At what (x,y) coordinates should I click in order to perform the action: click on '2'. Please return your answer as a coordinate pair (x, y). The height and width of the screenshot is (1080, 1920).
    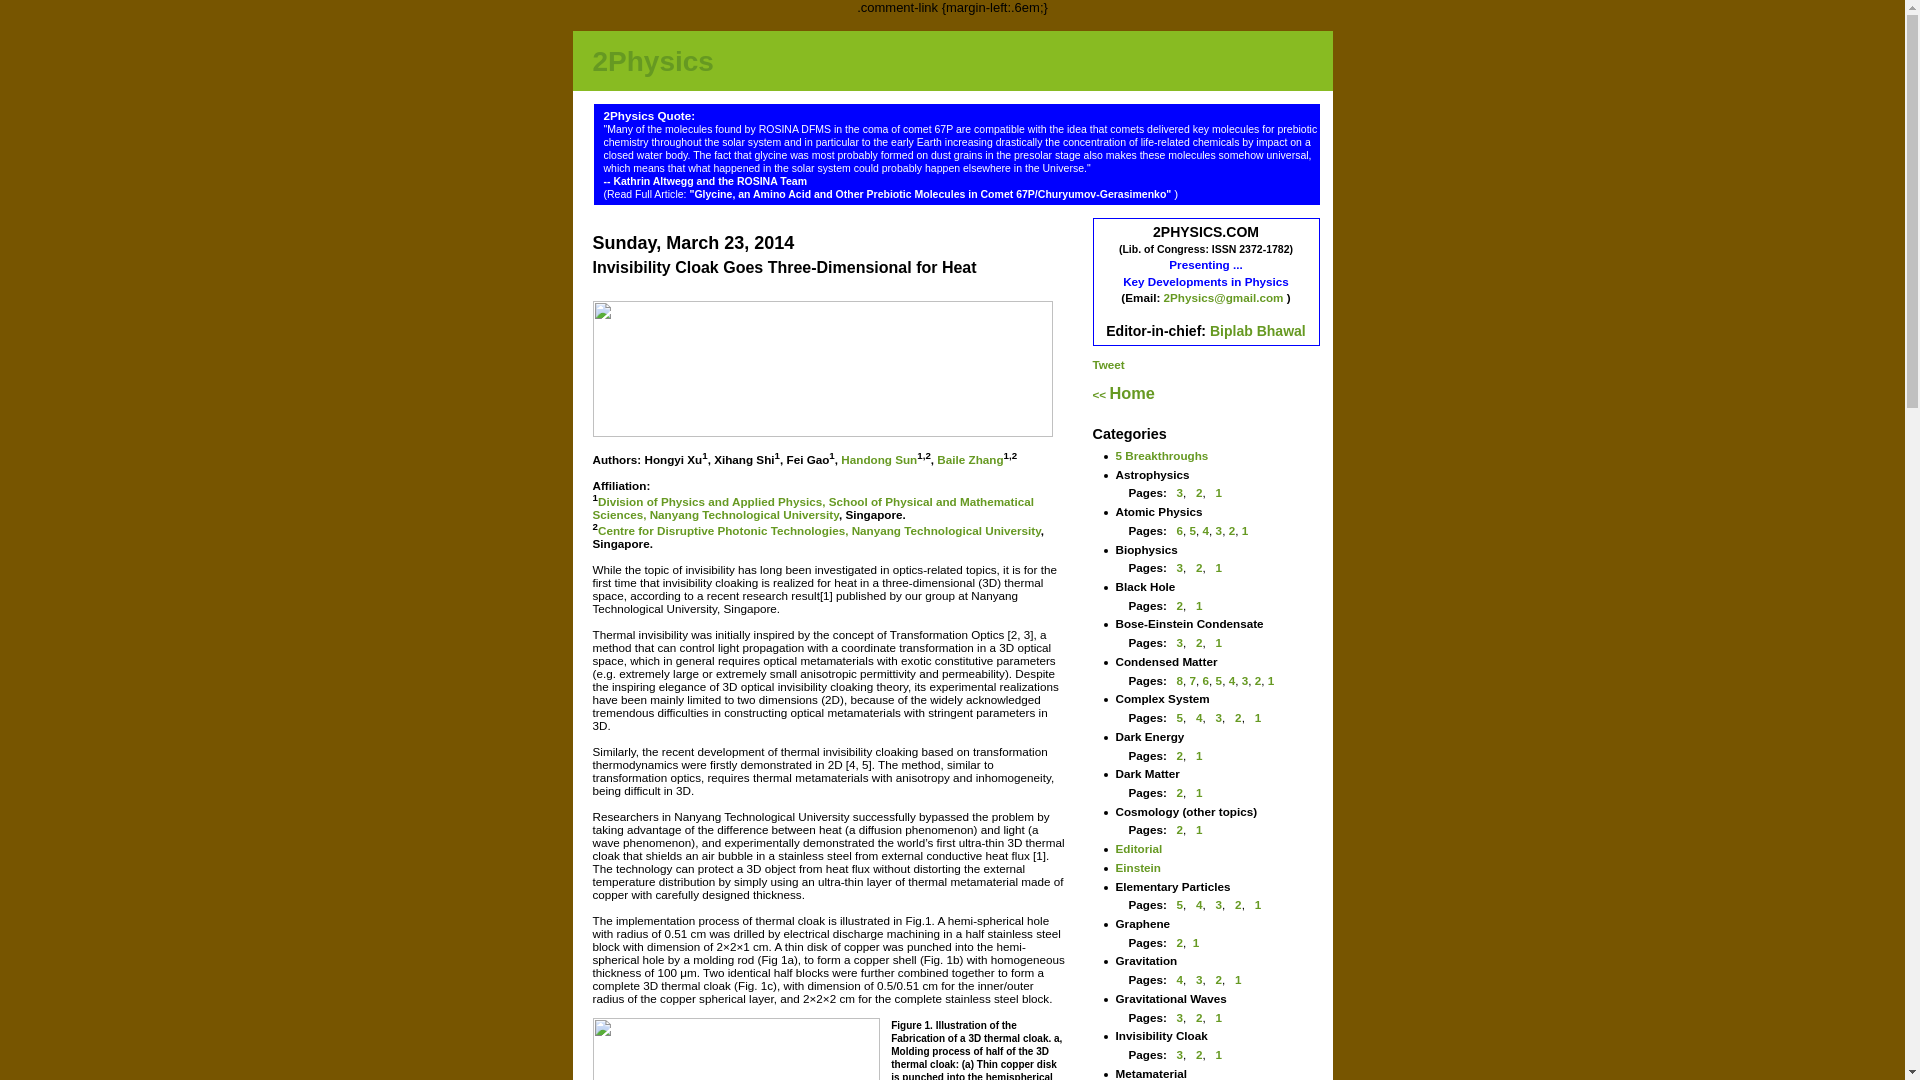
    Looking at the image, I should click on (1237, 904).